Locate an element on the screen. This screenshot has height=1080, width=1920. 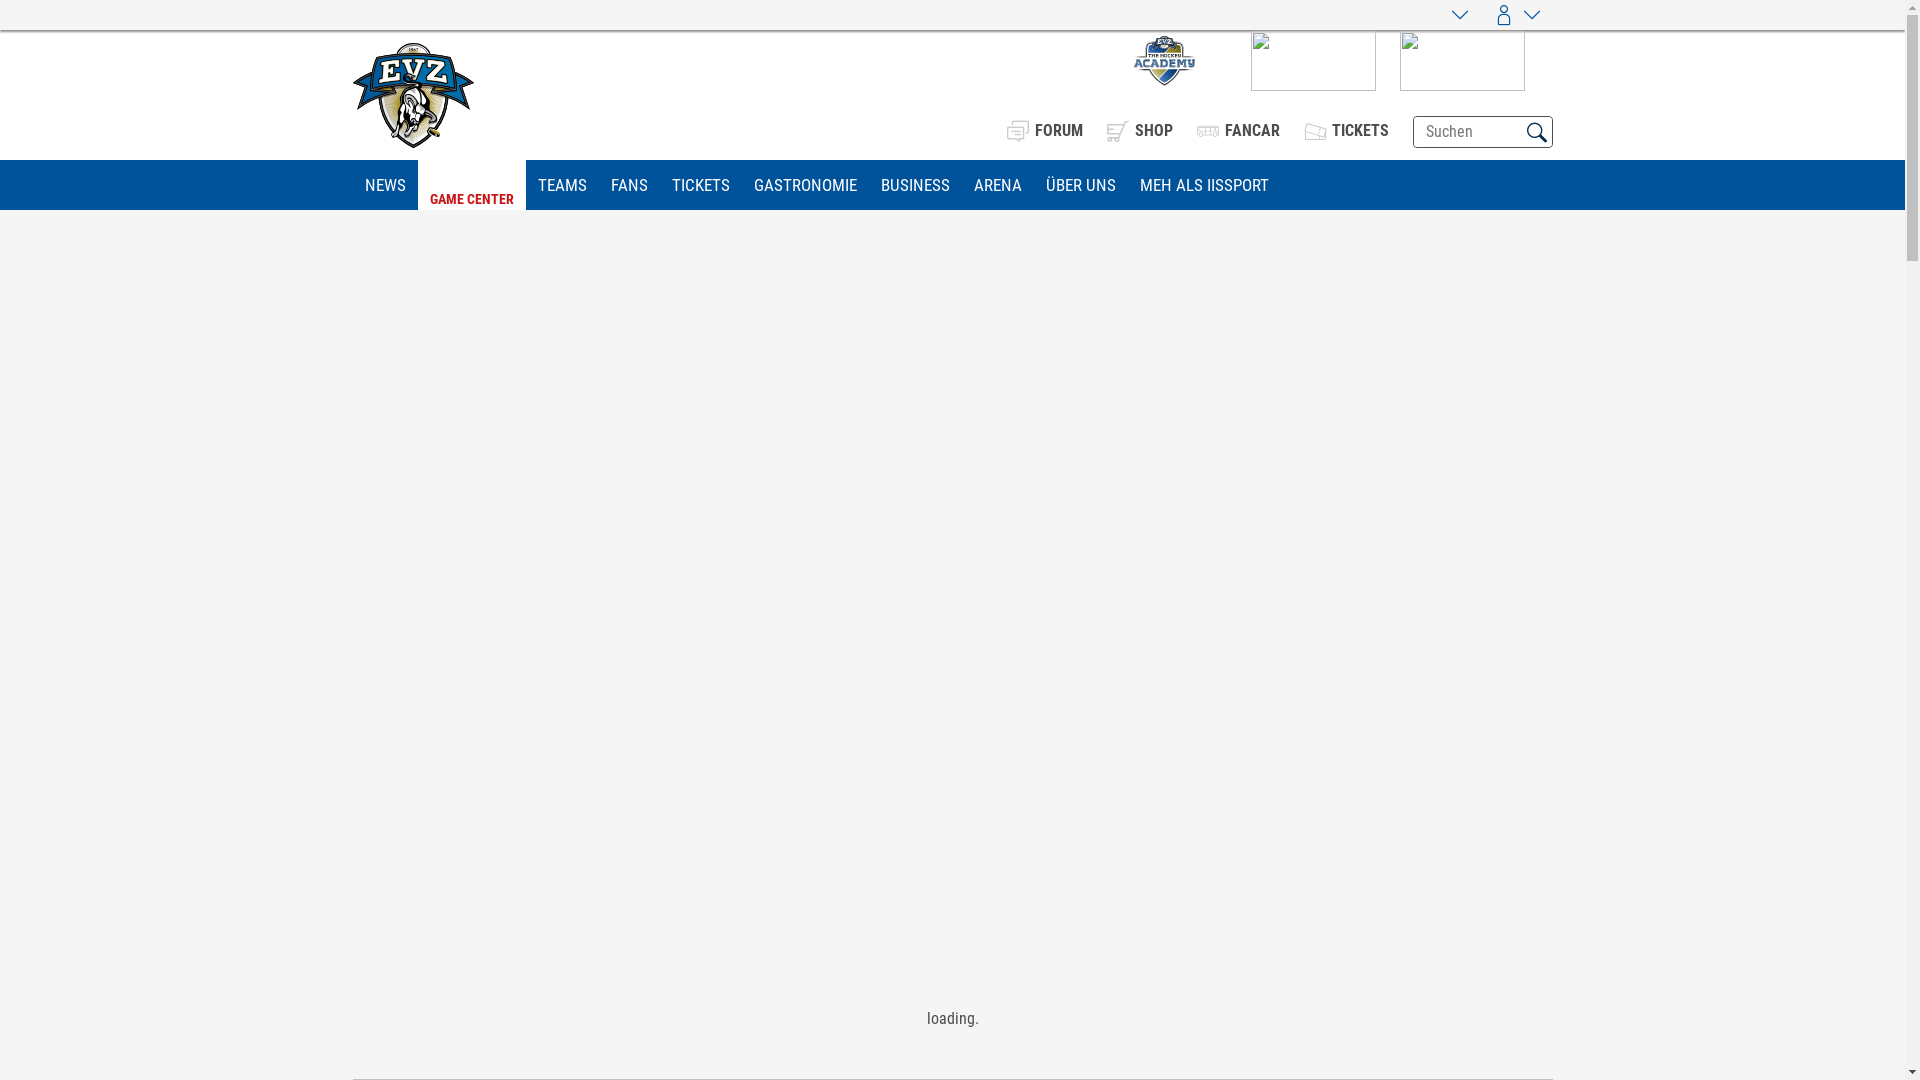
'MEH ALS IISSPORT' is located at coordinates (1203, 185).